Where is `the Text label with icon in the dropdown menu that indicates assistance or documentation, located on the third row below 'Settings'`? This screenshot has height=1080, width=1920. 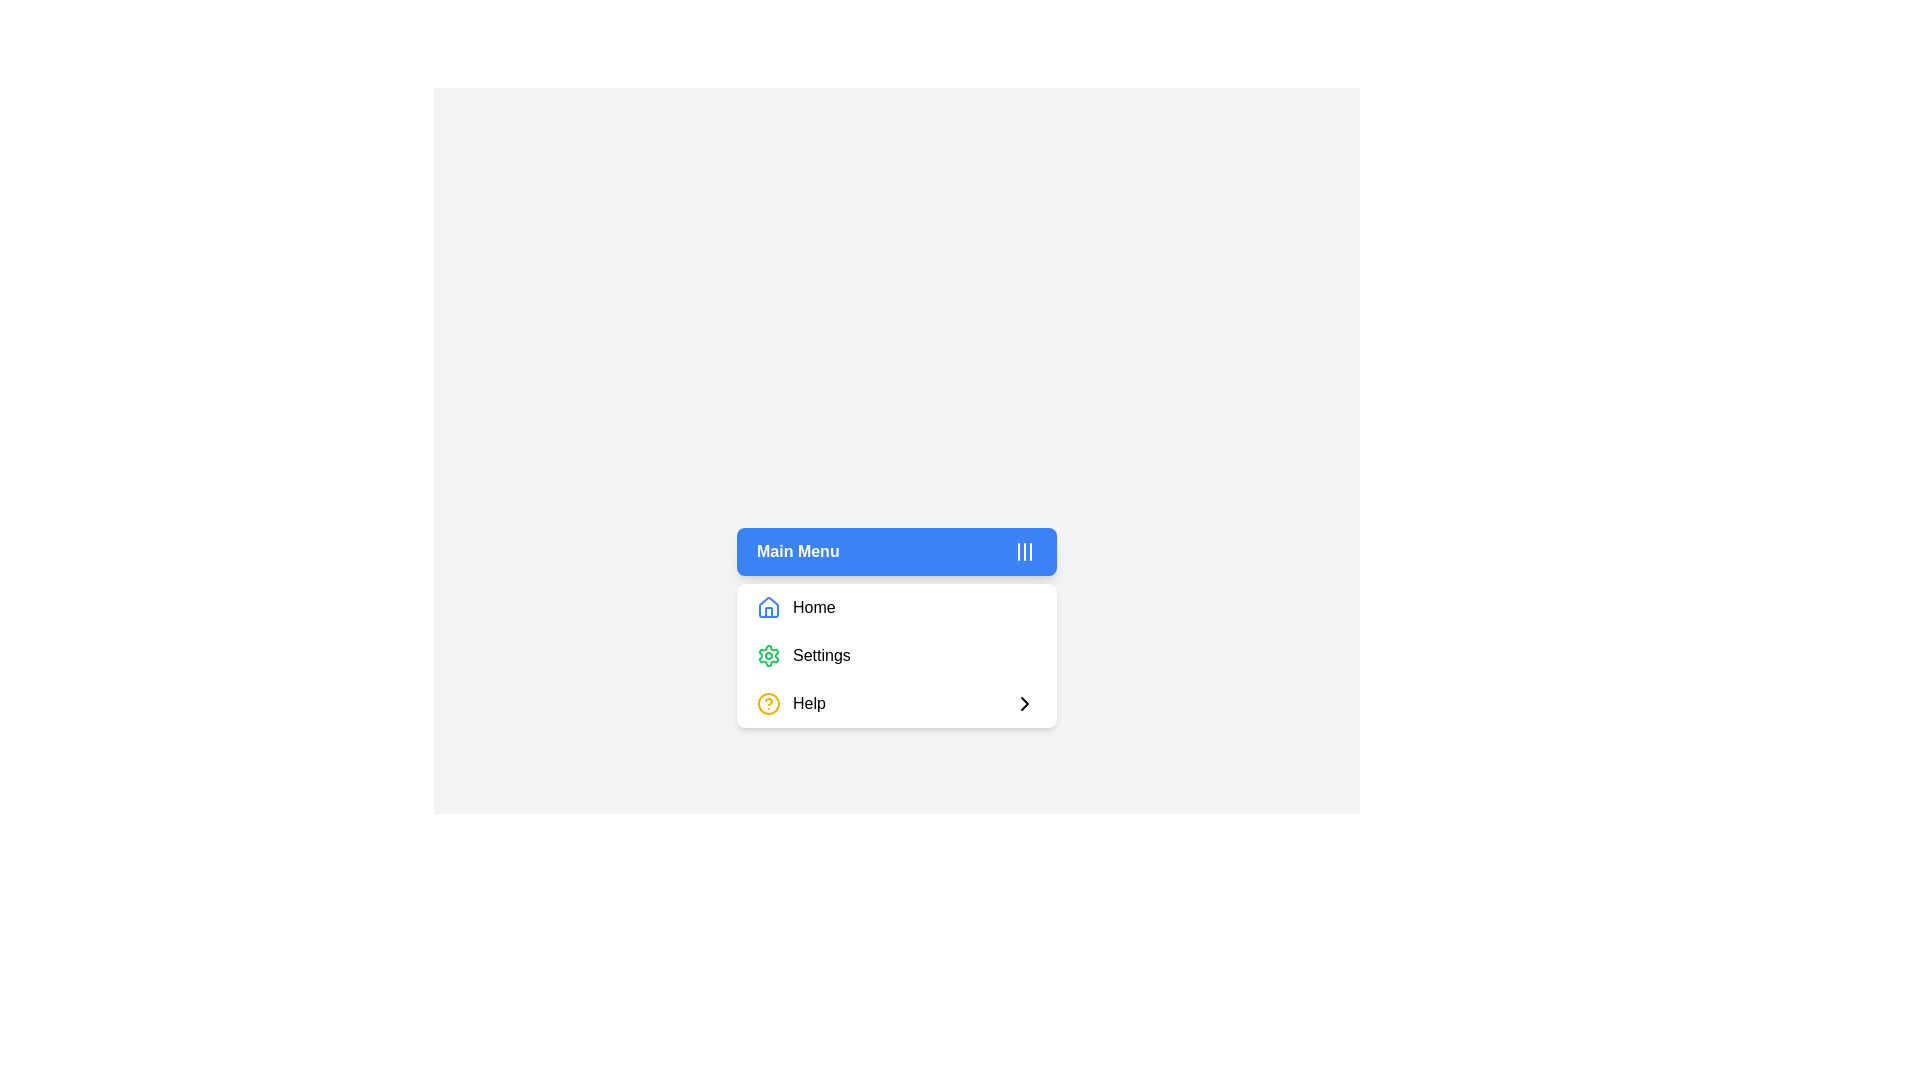
the Text label with icon in the dropdown menu that indicates assistance or documentation, located on the third row below 'Settings' is located at coordinates (790, 703).